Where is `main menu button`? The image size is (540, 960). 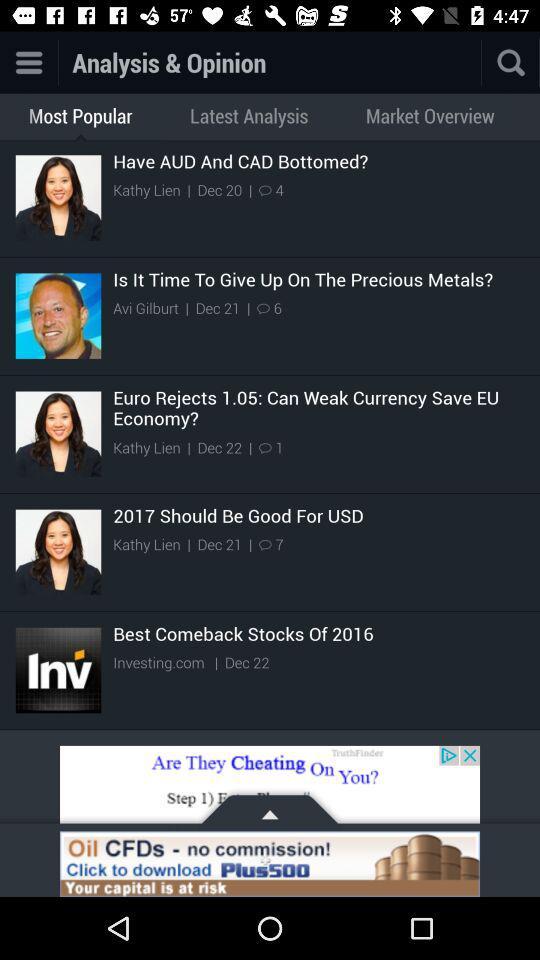 main menu button is located at coordinates (27, 62).